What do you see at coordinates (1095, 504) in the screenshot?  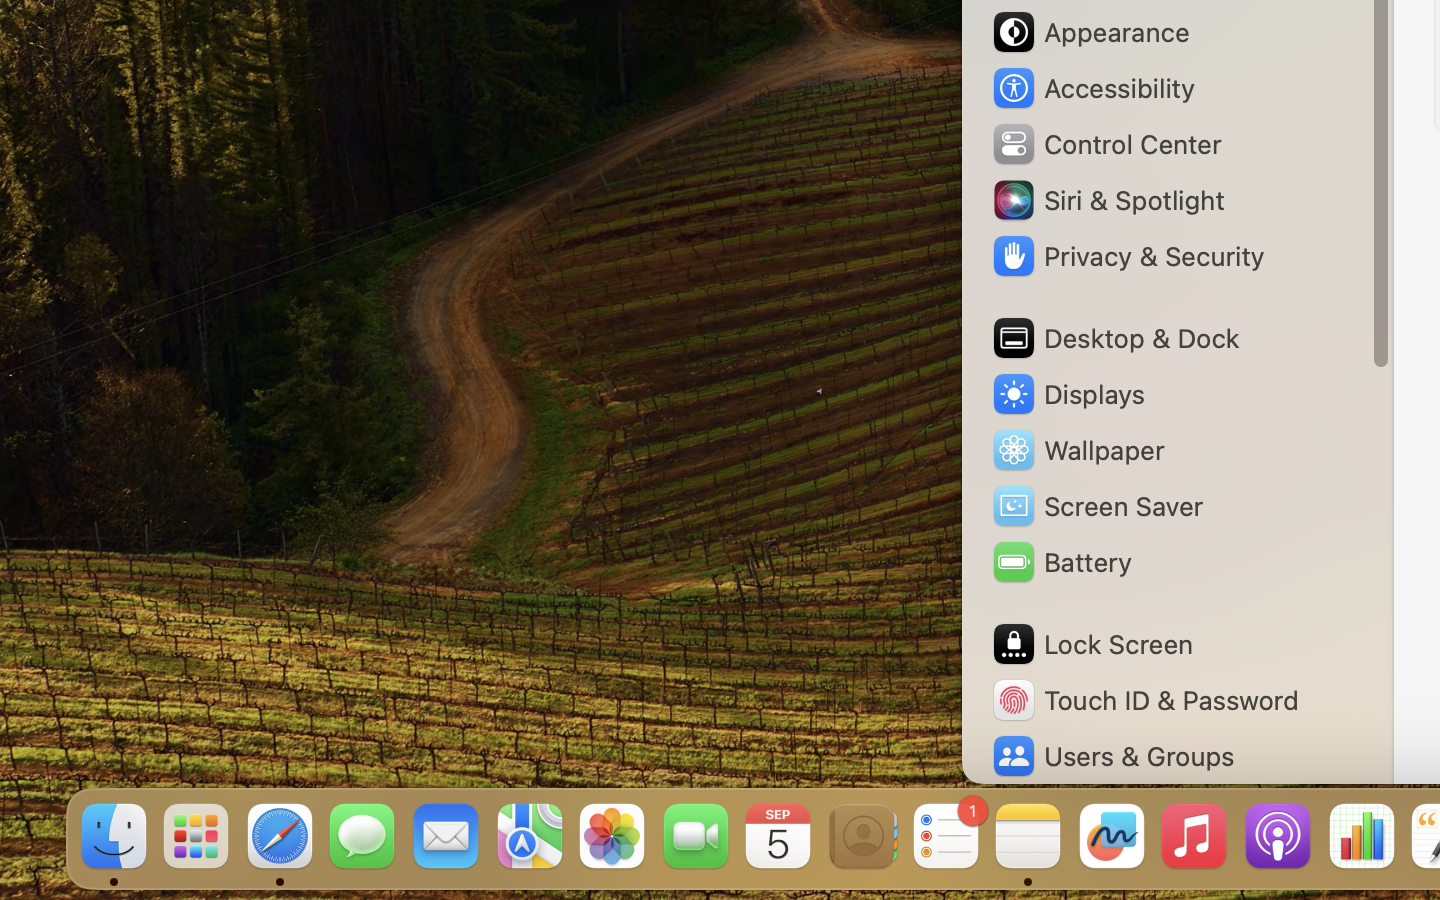 I see `'Screen Saver'` at bounding box center [1095, 504].